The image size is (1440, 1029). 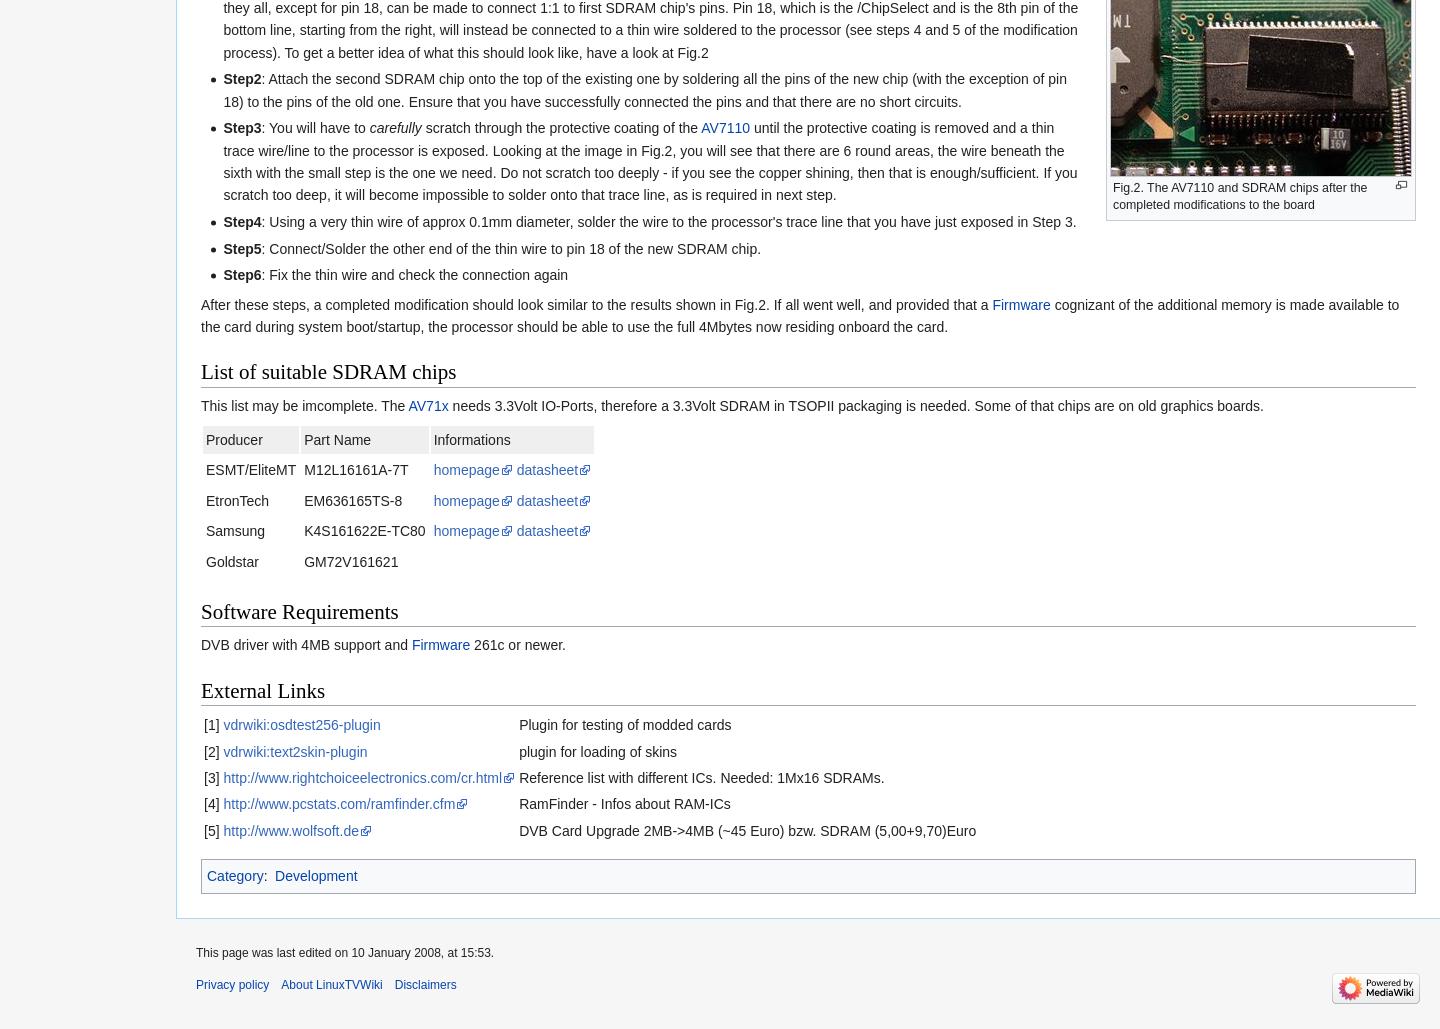 I want to click on 'K4S161622E-TC80', so click(x=363, y=529).